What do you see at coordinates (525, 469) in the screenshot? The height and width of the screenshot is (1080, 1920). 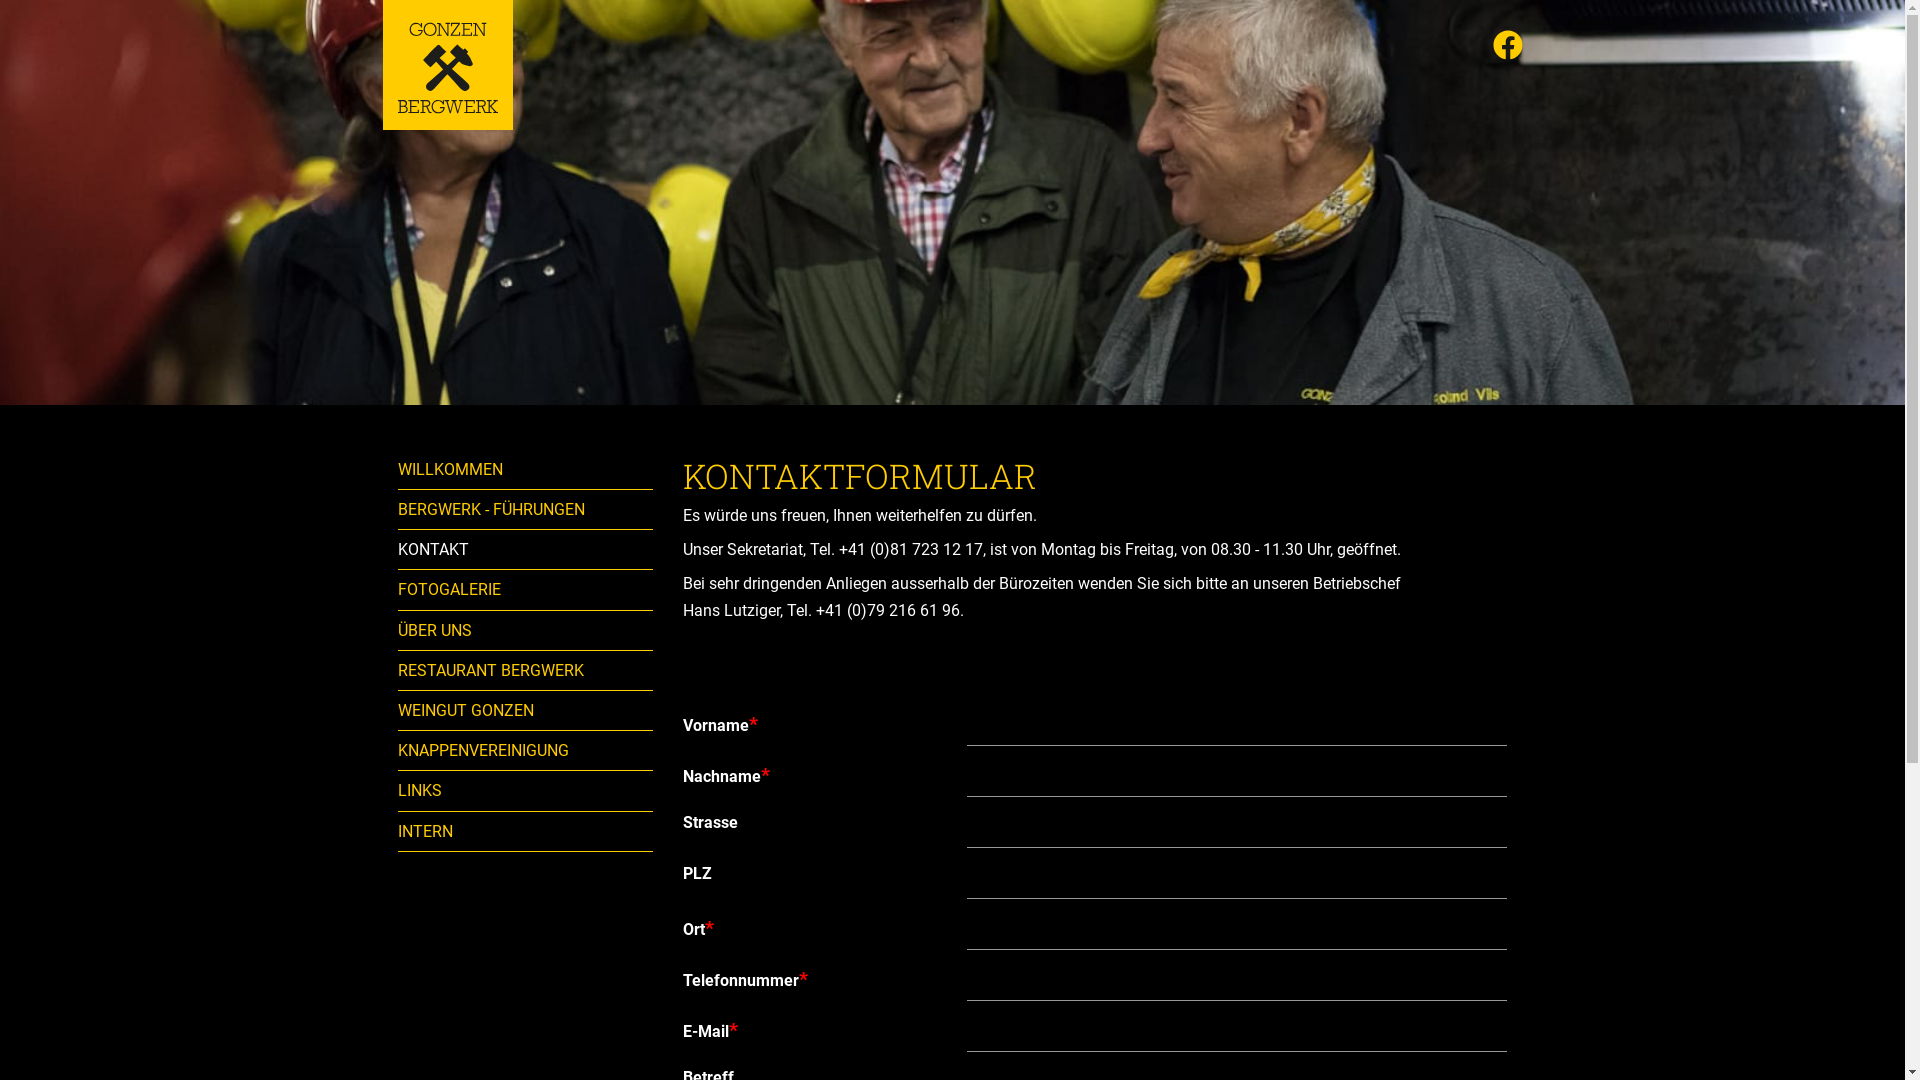 I see `'WILLKOMMEN'` at bounding box center [525, 469].